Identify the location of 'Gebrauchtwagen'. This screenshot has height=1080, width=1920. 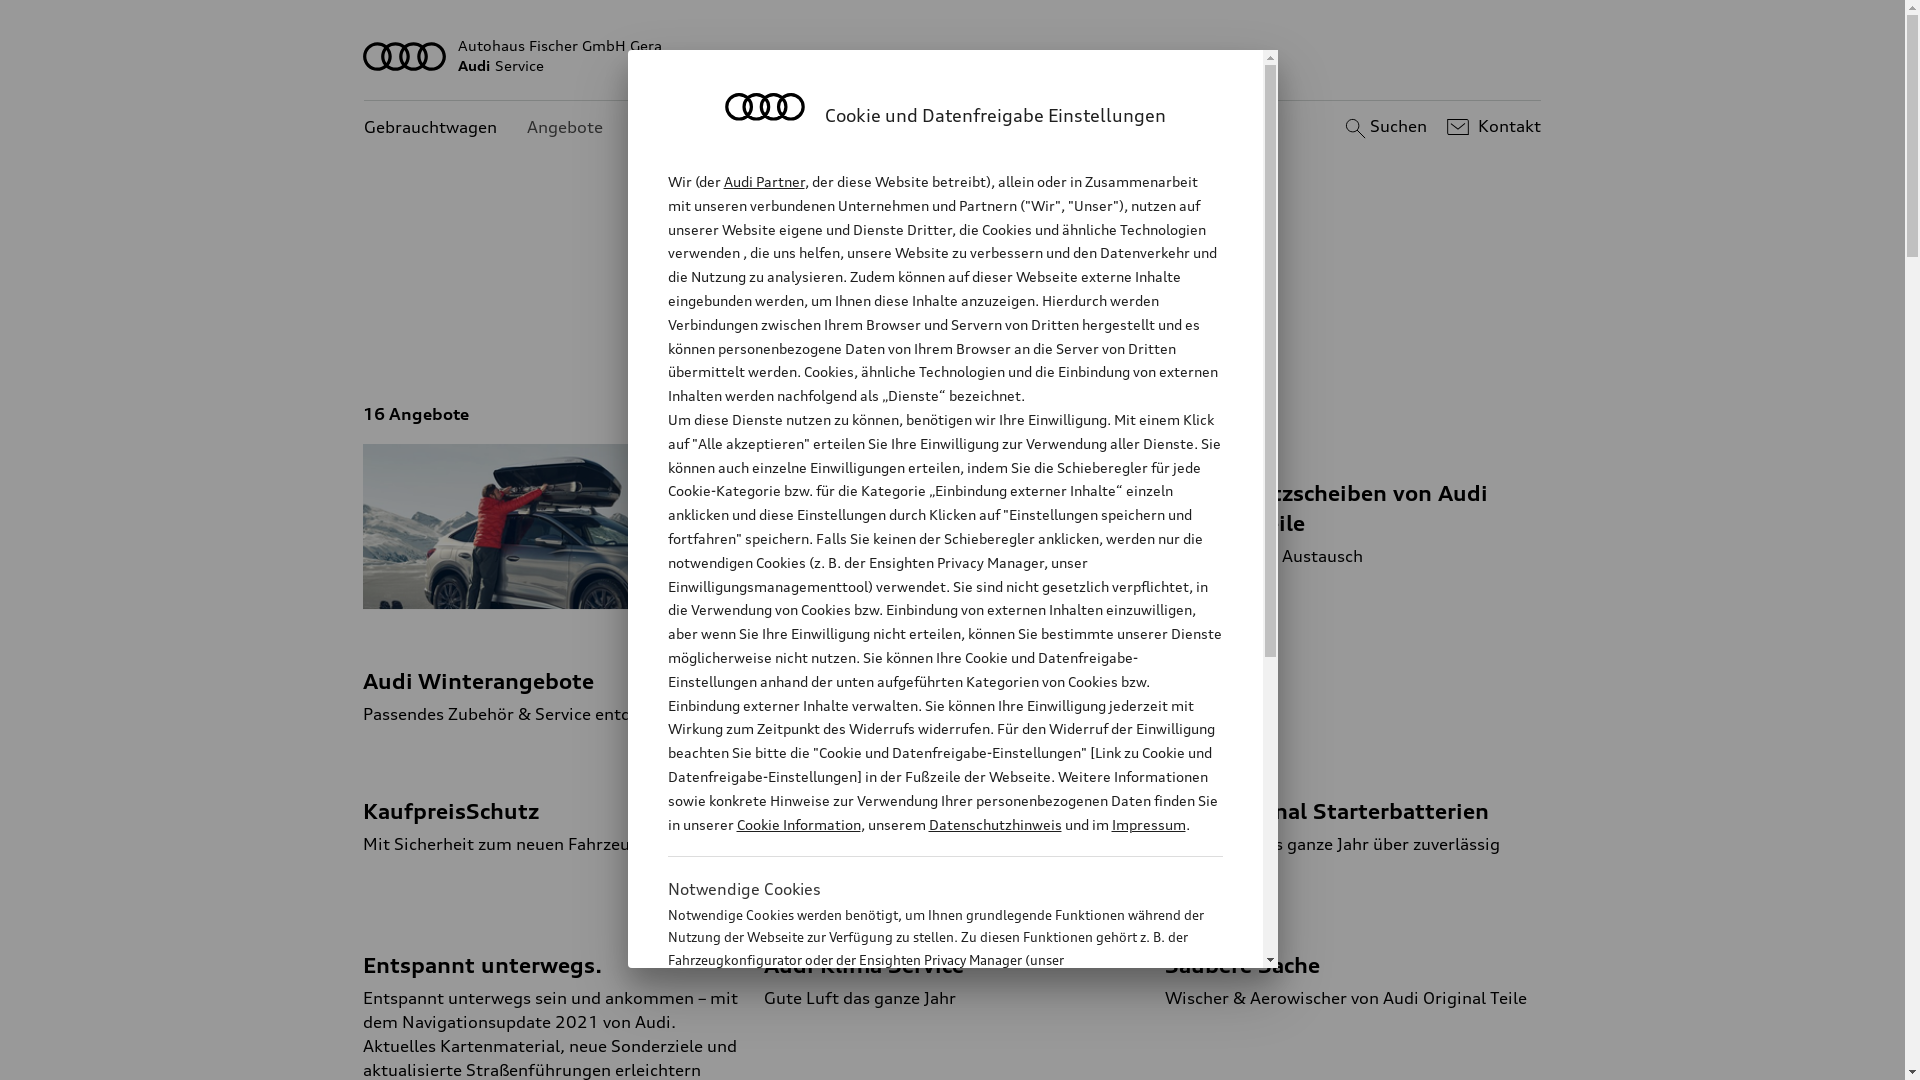
(429, 127).